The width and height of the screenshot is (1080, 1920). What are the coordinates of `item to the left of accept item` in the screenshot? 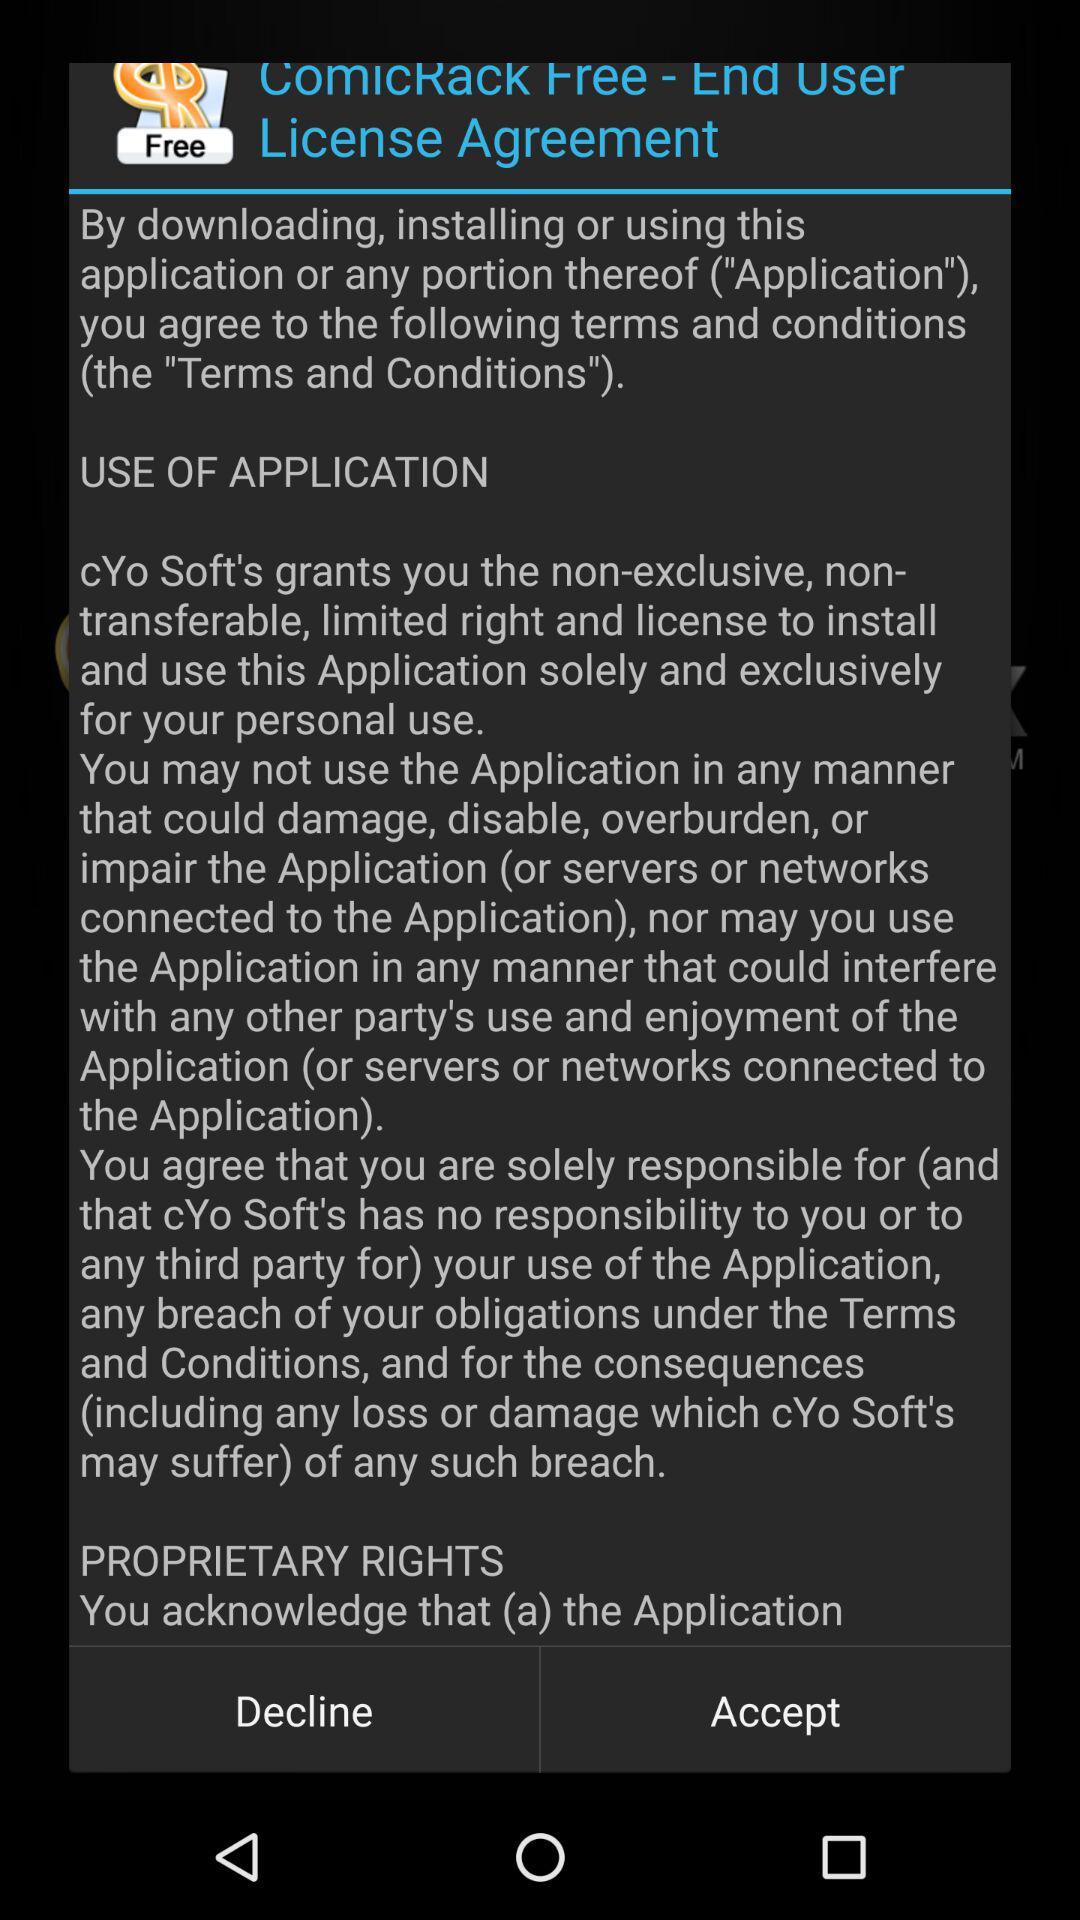 It's located at (304, 1708).